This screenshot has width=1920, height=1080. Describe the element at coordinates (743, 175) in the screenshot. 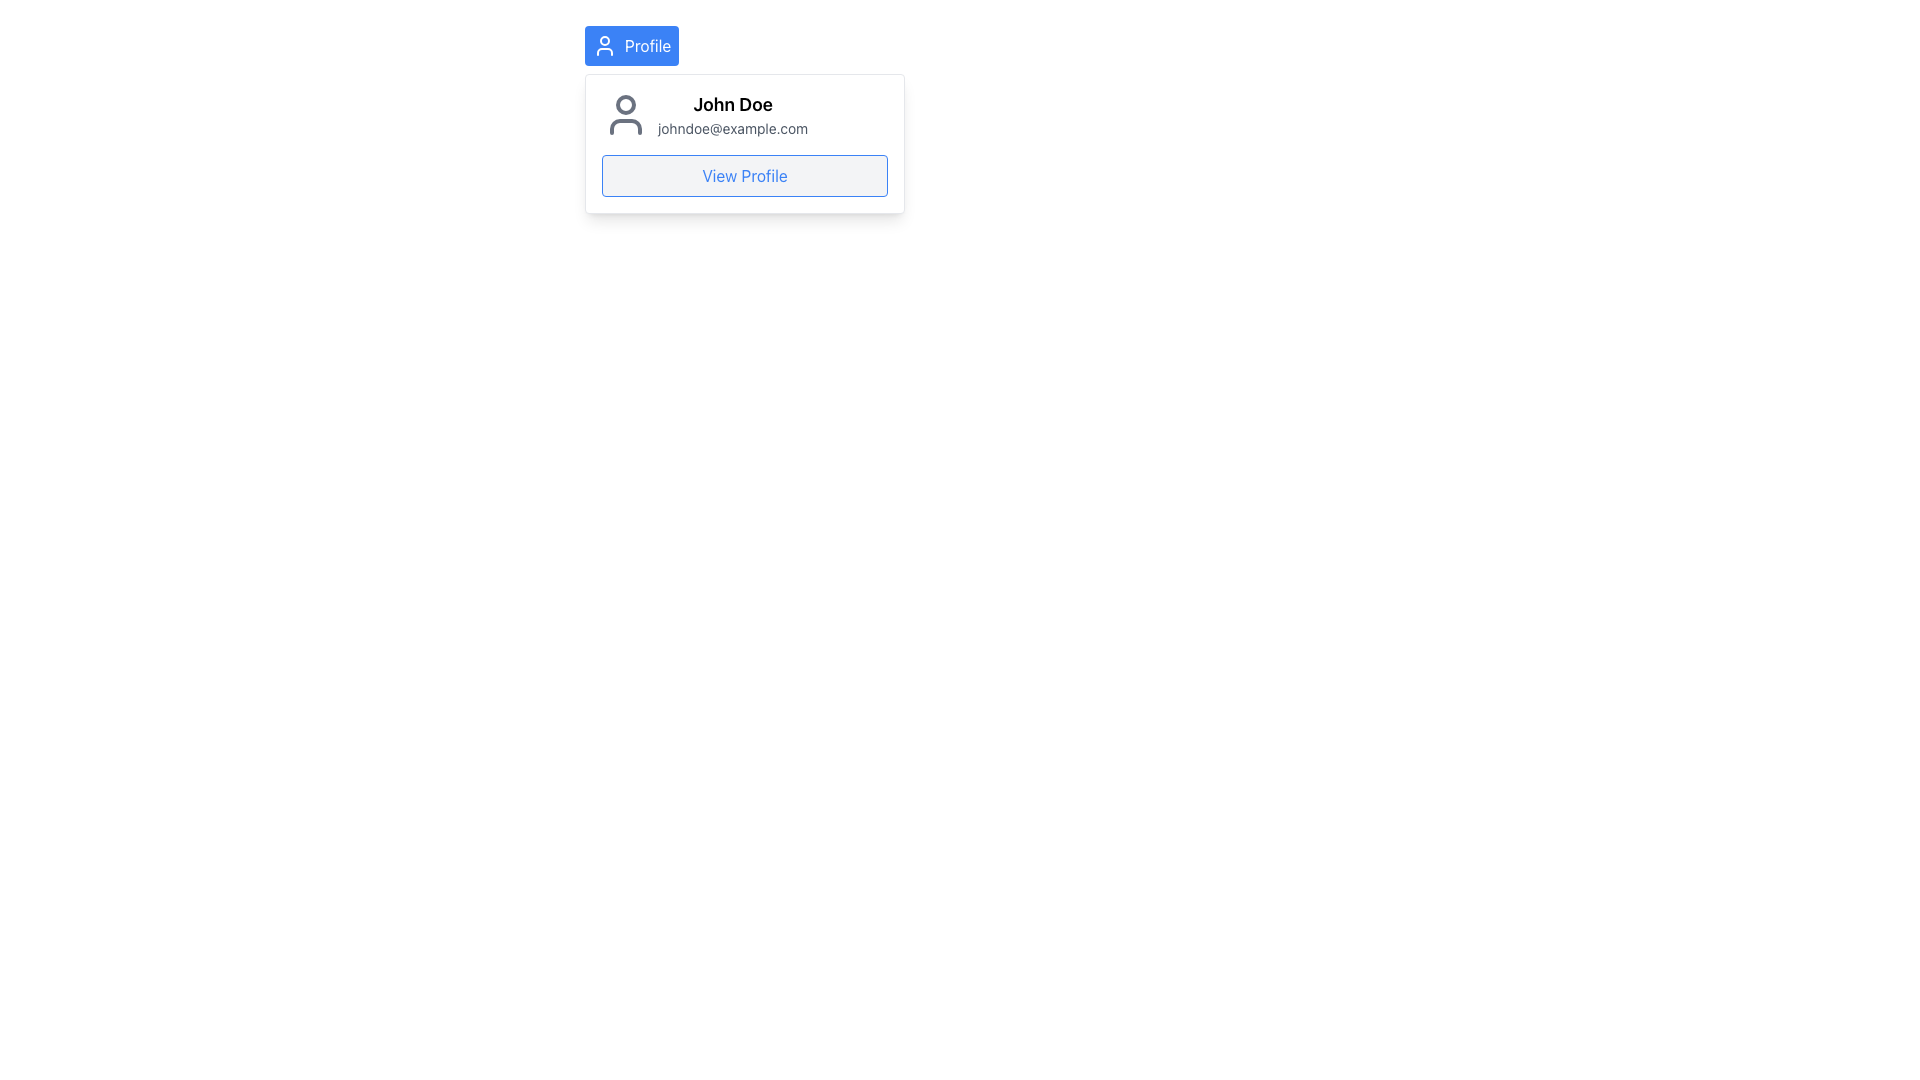

I see `the 'View Profile' button, which is a rectangular button with a blue font on a gray background and a blue border, located in the lower section of a pop-up card layout` at that location.